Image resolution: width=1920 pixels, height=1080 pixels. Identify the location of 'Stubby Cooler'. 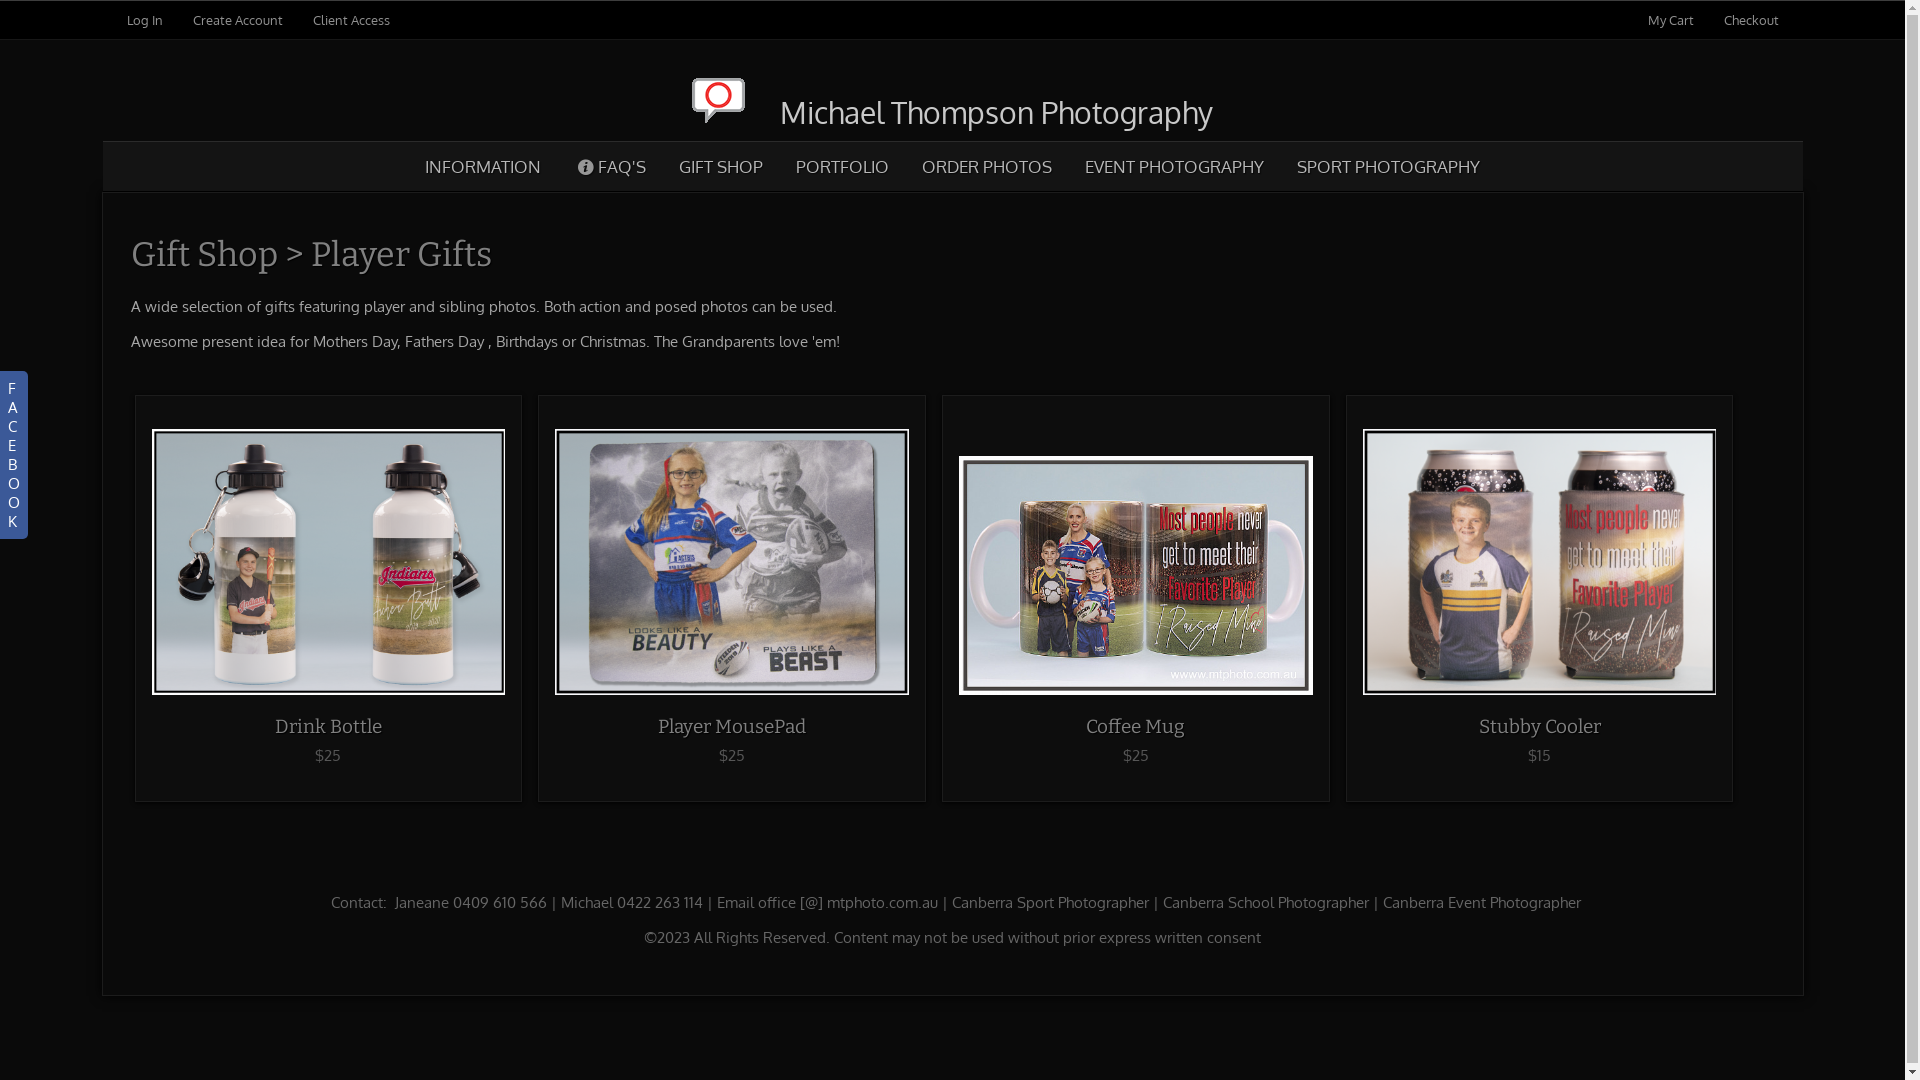
(1478, 726).